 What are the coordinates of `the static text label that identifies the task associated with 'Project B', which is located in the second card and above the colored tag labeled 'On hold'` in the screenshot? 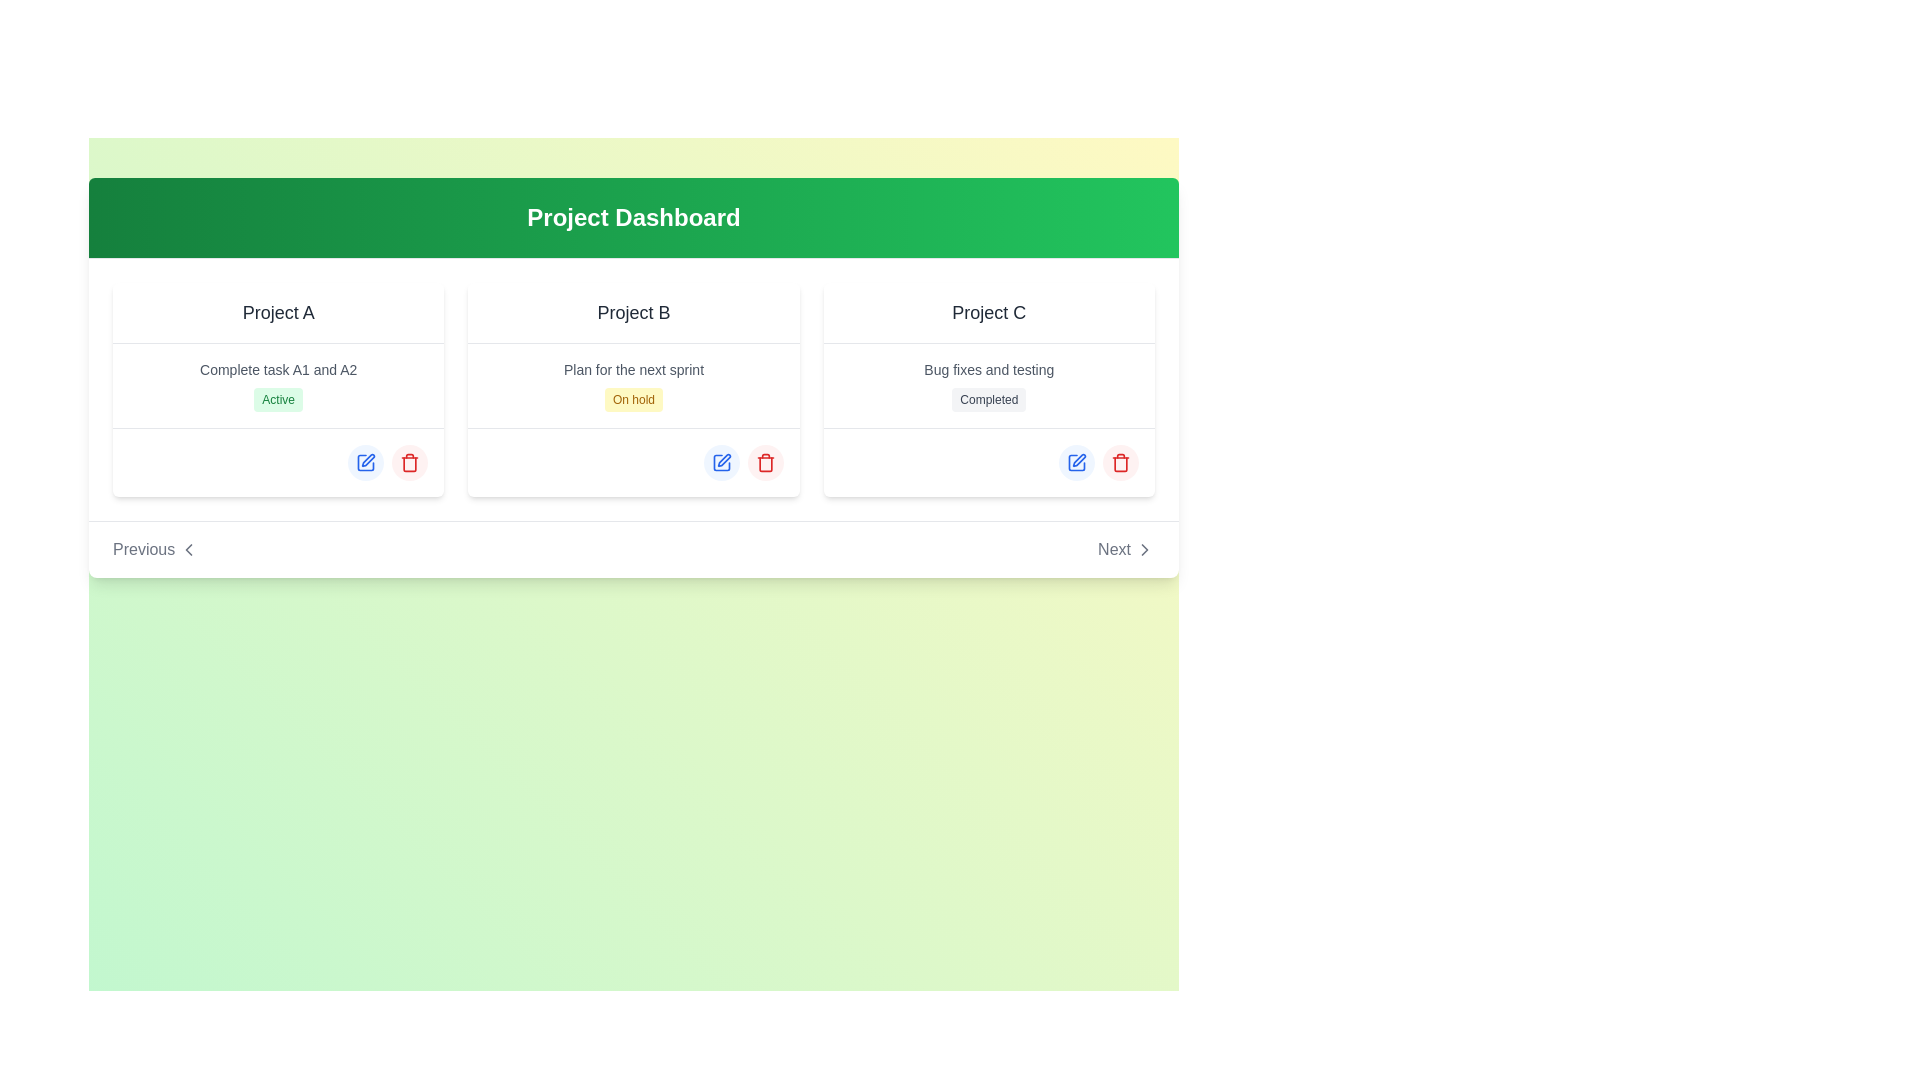 It's located at (632, 370).